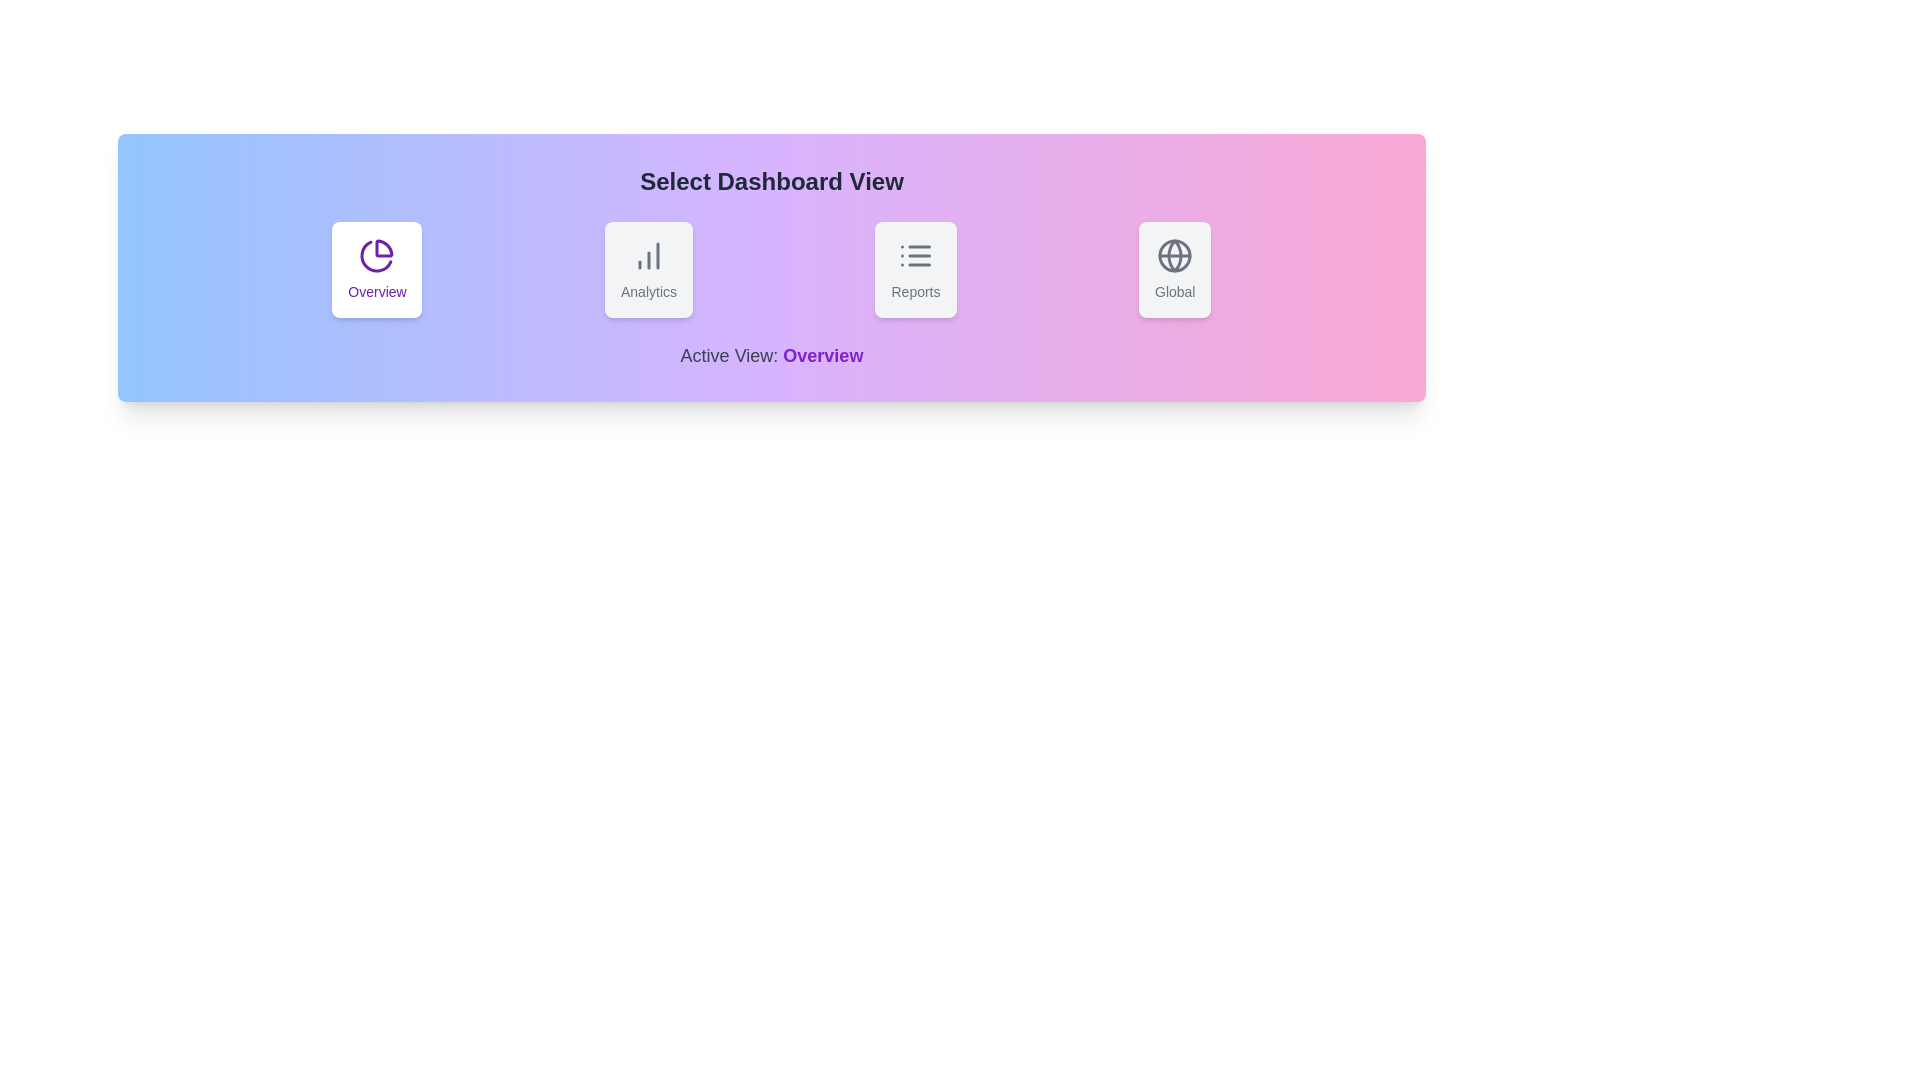 This screenshot has height=1080, width=1920. Describe the element at coordinates (377, 270) in the screenshot. I see `the button labeled 'Overview' to observe the hover effect` at that location.